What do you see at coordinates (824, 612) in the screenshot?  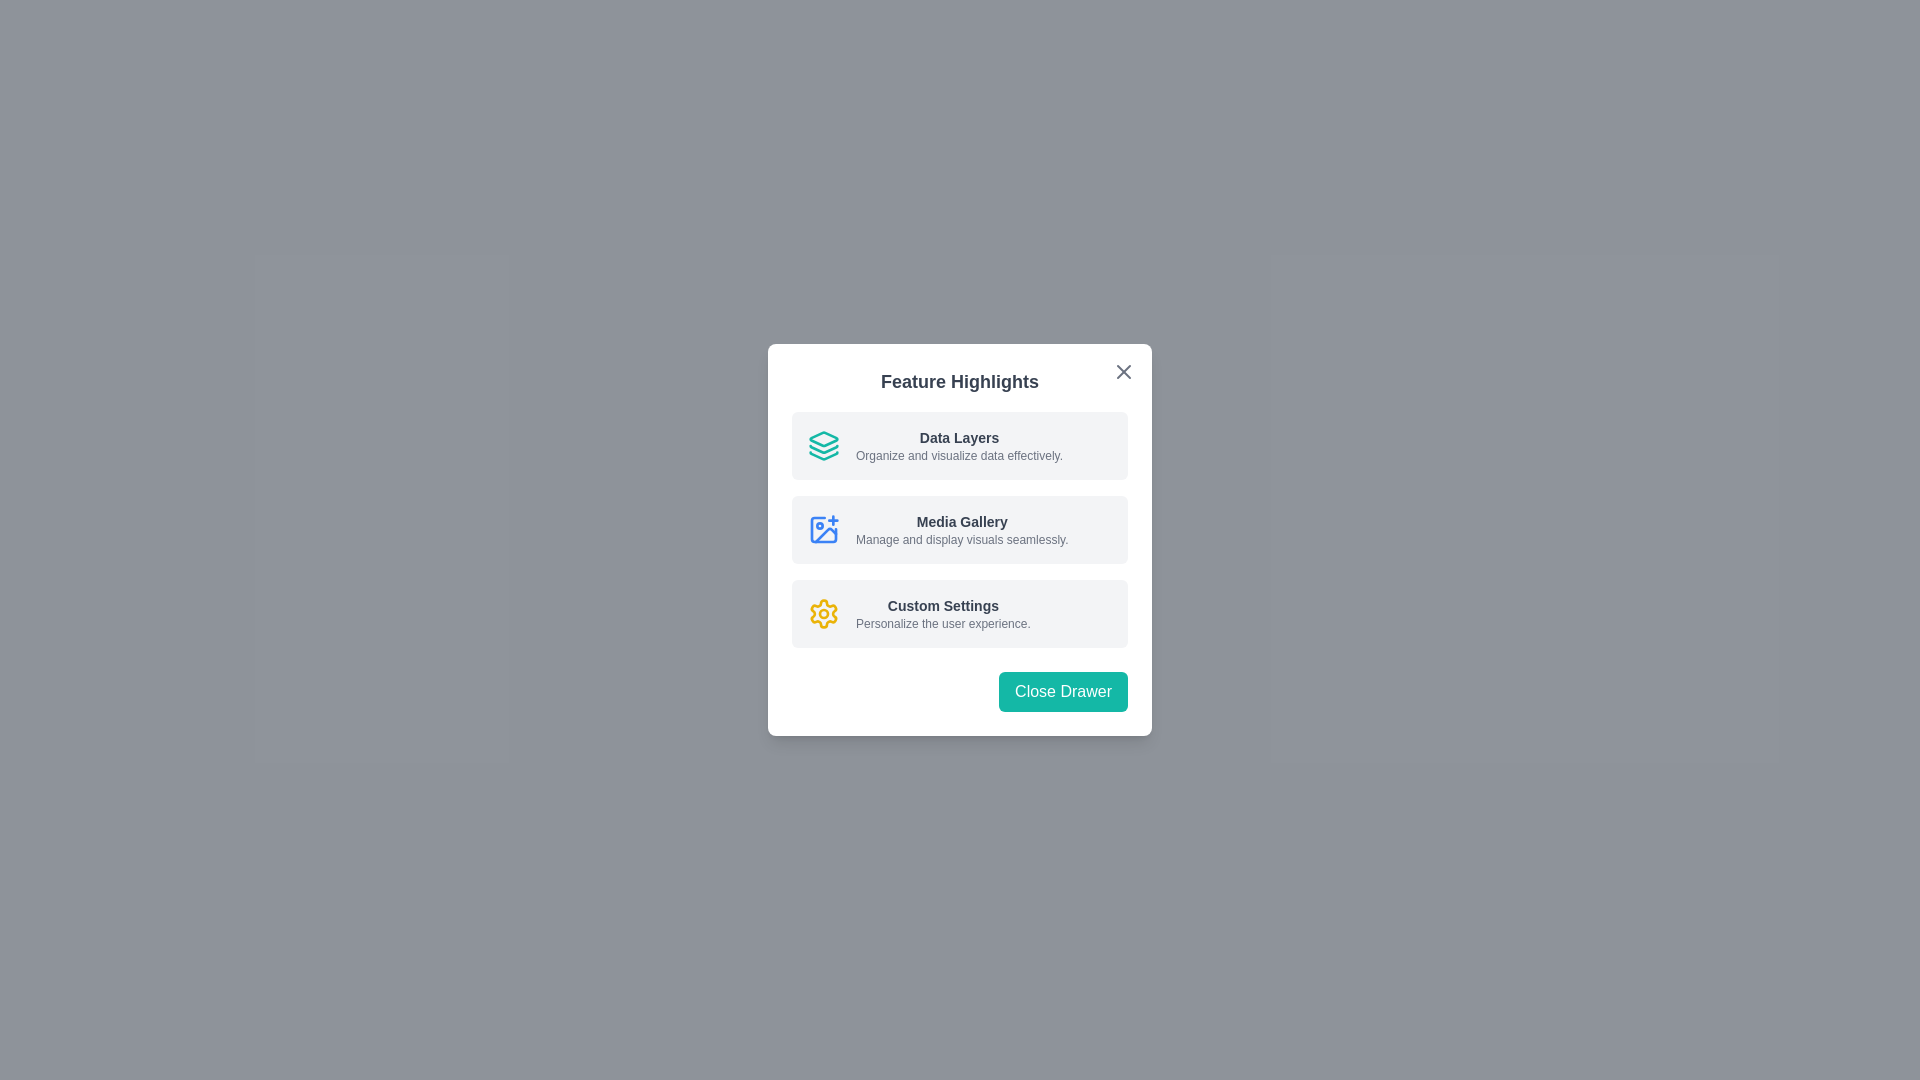 I see `the customization/settings icon located to the left of the 'Custom Settings' text, which is the third icon in the vertical stack` at bounding box center [824, 612].